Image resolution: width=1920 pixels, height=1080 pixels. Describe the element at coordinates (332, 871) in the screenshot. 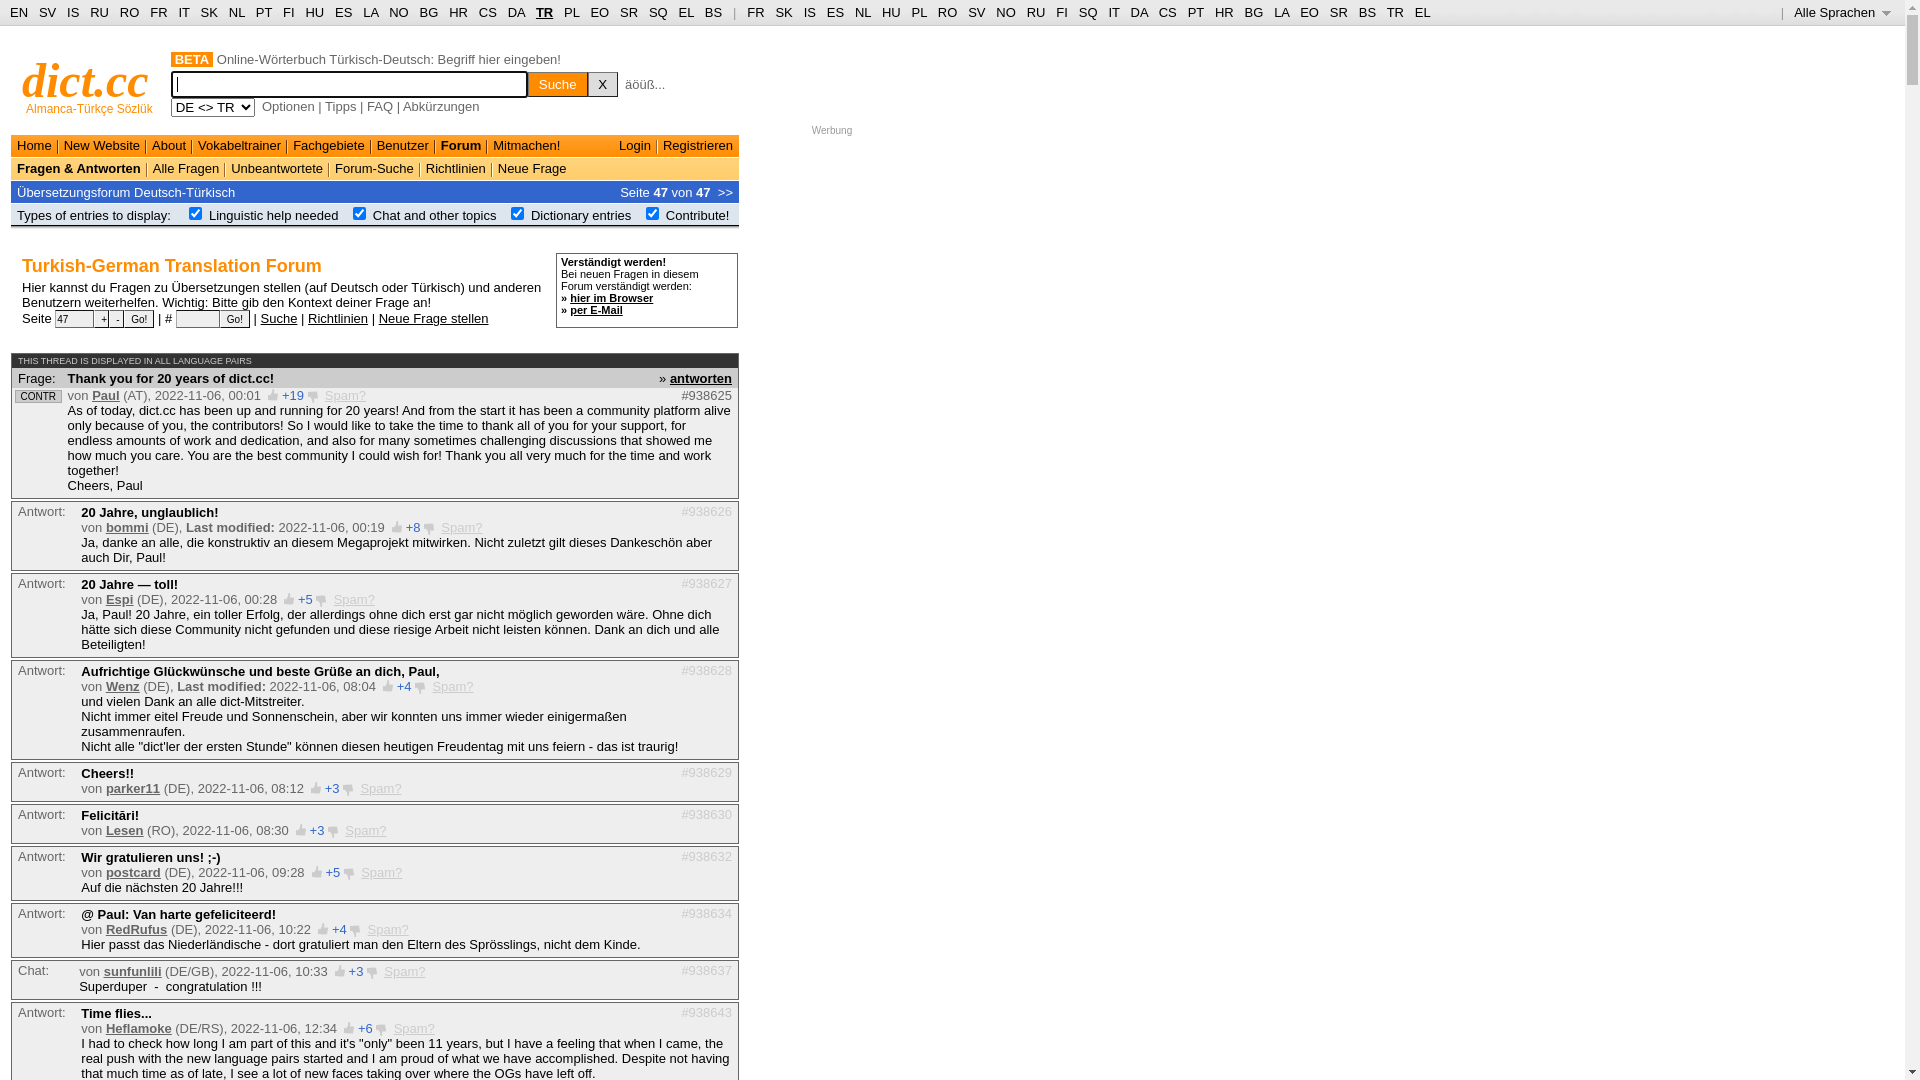

I see `'+5'` at that location.